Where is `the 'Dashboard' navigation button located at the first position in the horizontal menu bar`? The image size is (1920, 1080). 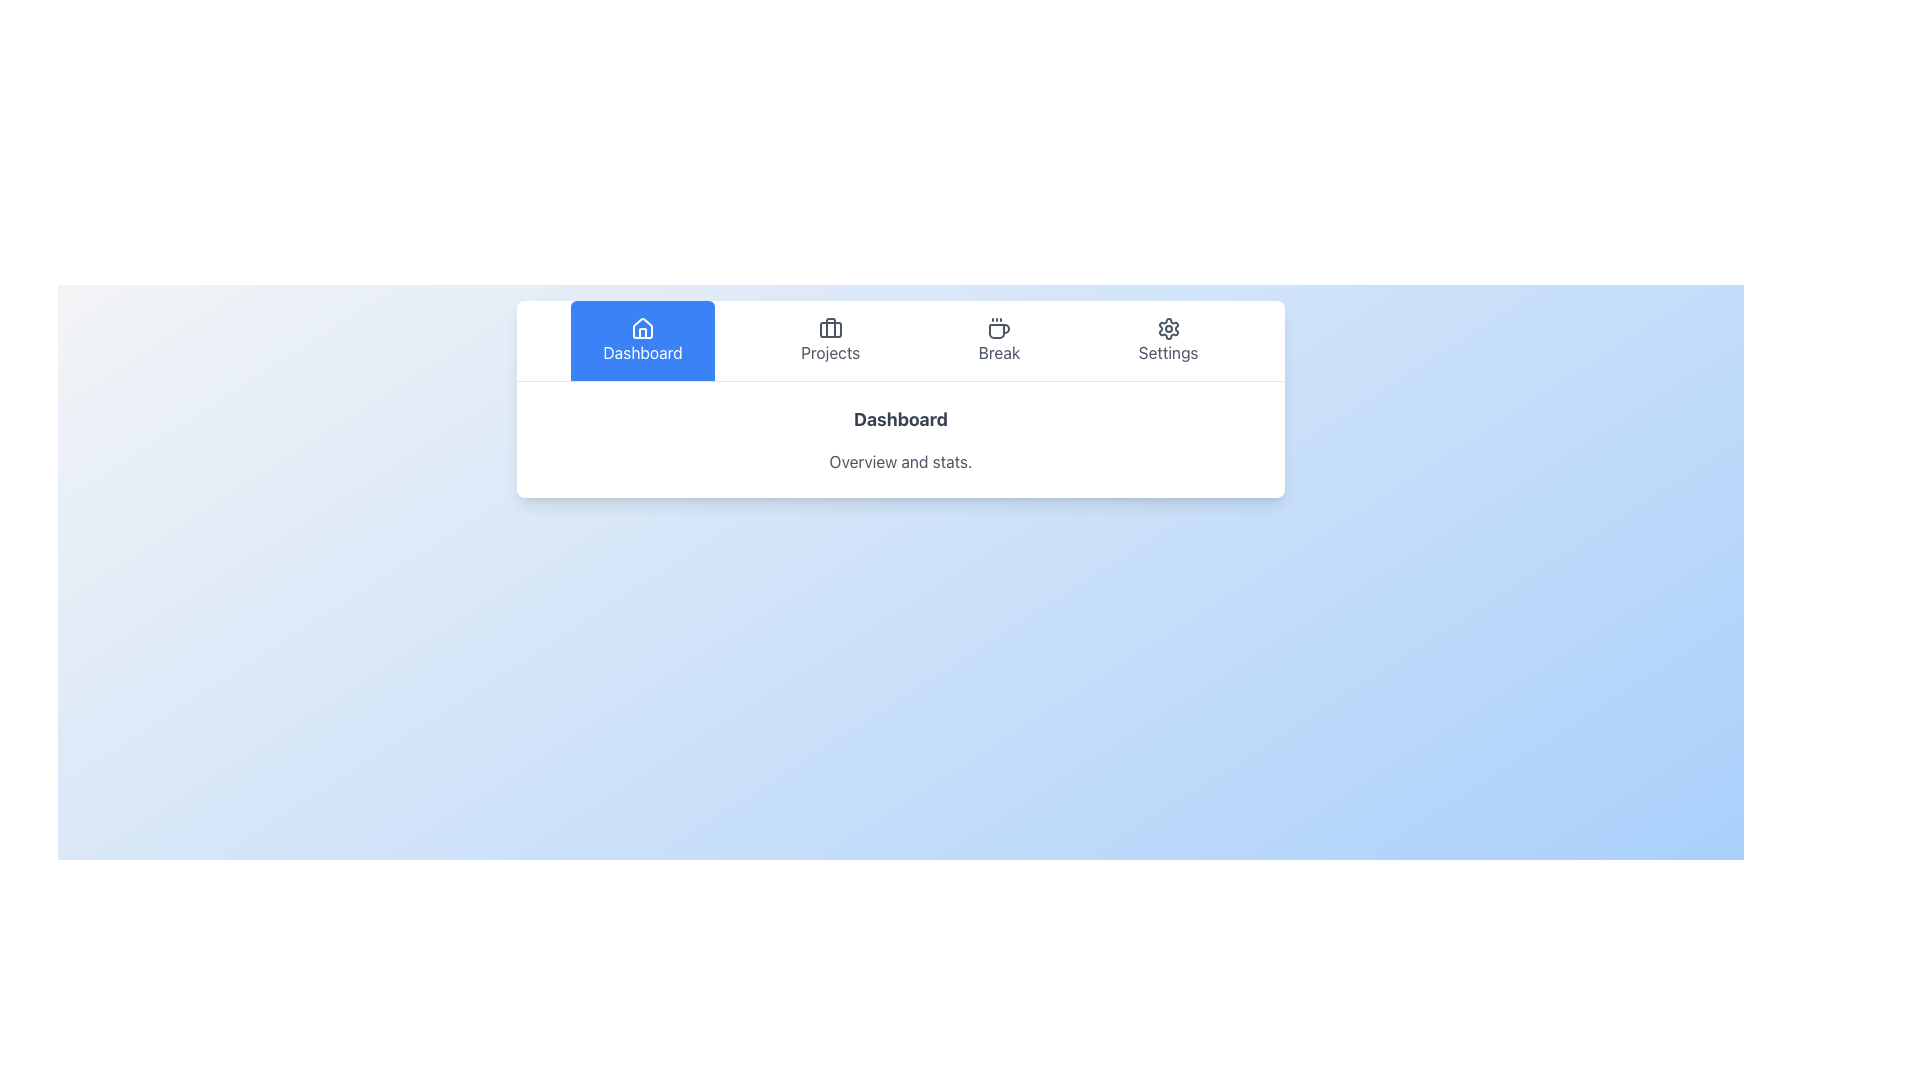 the 'Dashboard' navigation button located at the first position in the horizontal menu bar is located at coordinates (643, 339).